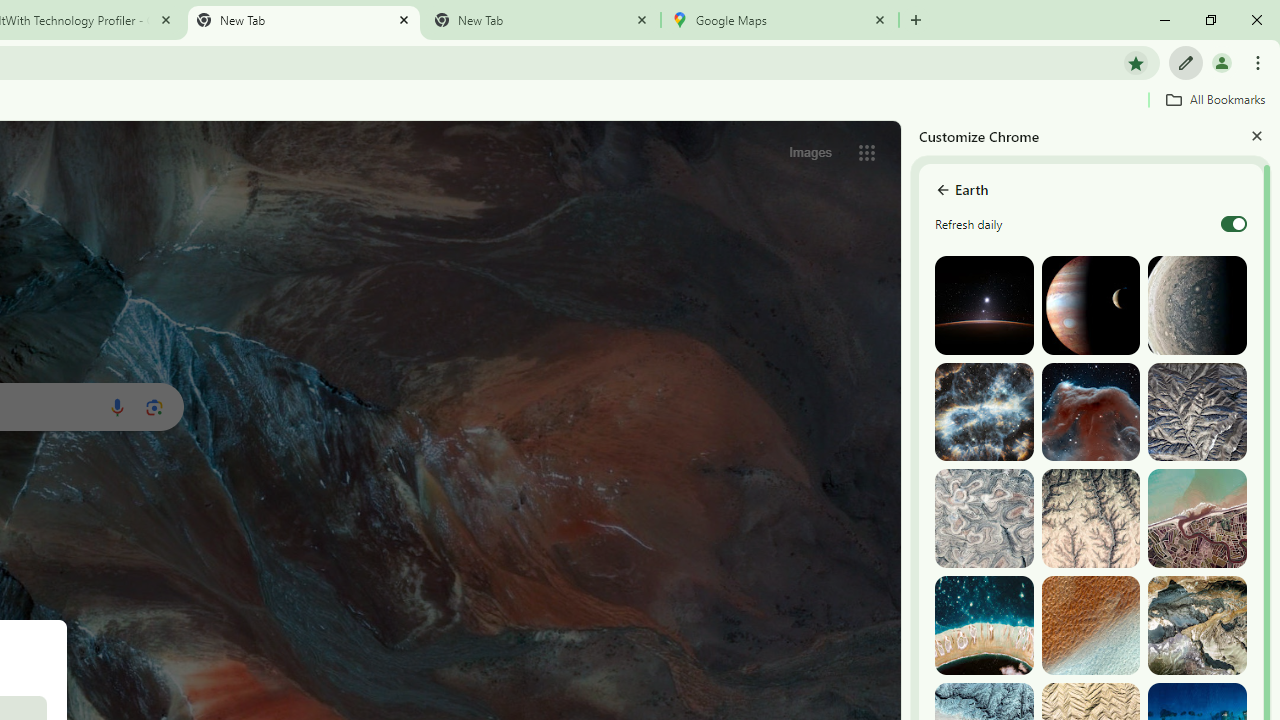 This screenshot has width=1280, height=720. Describe the element at coordinates (1220, 61) in the screenshot. I see `'You'` at that location.